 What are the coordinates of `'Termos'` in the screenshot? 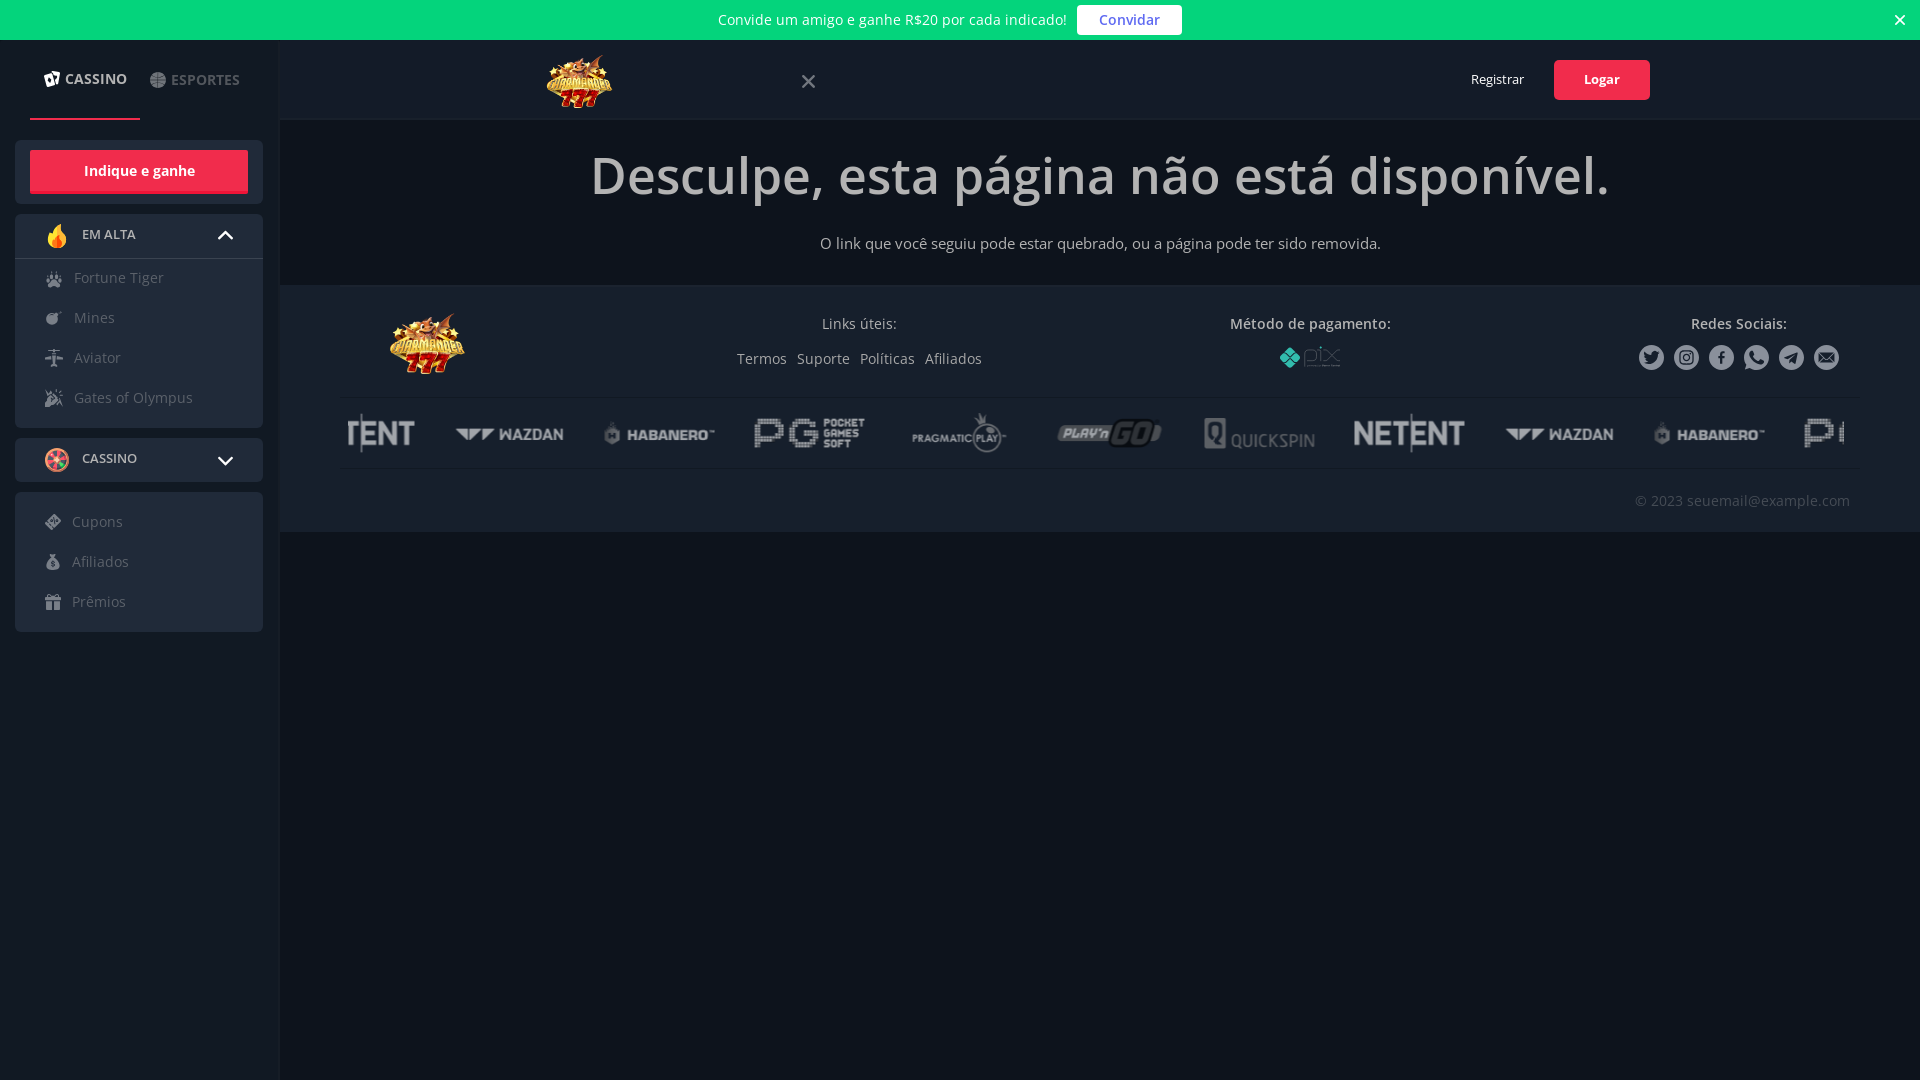 It's located at (761, 357).